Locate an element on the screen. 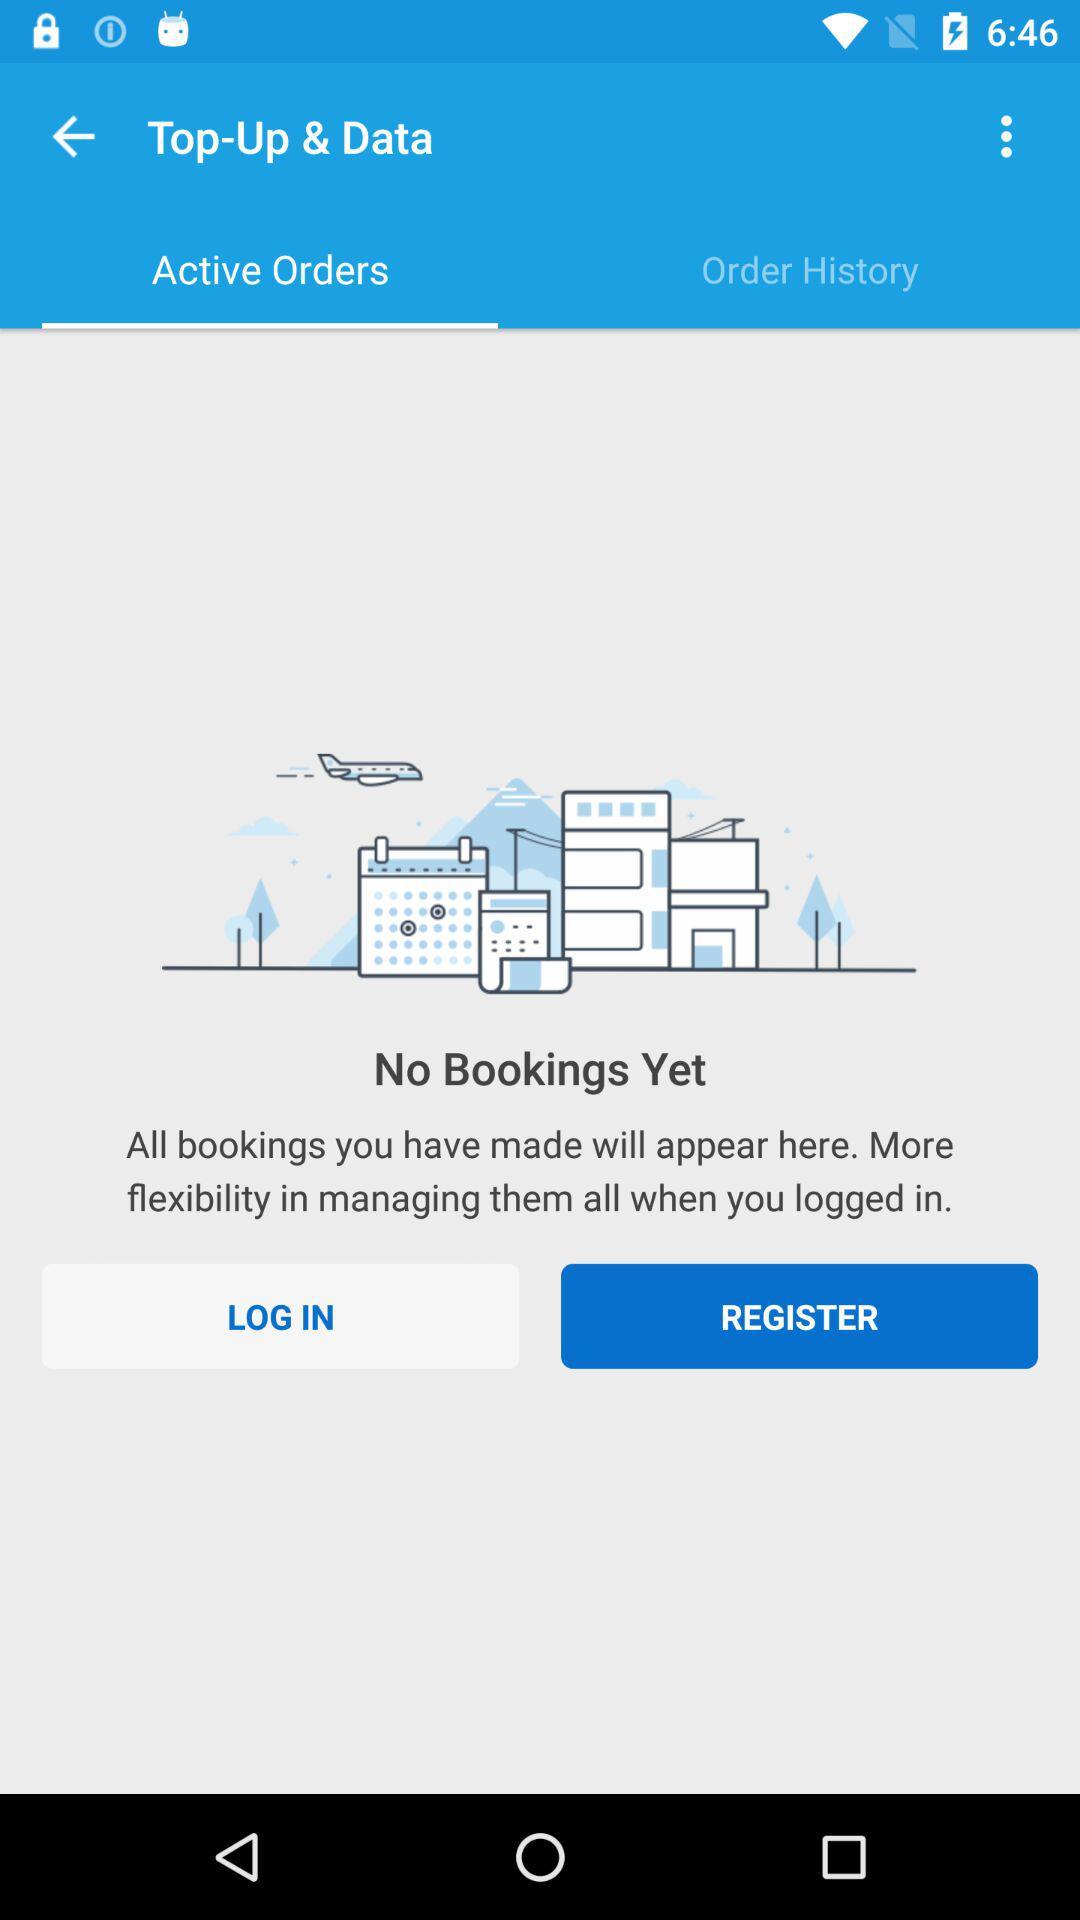 The width and height of the screenshot is (1080, 1920). the item next to register is located at coordinates (280, 1316).